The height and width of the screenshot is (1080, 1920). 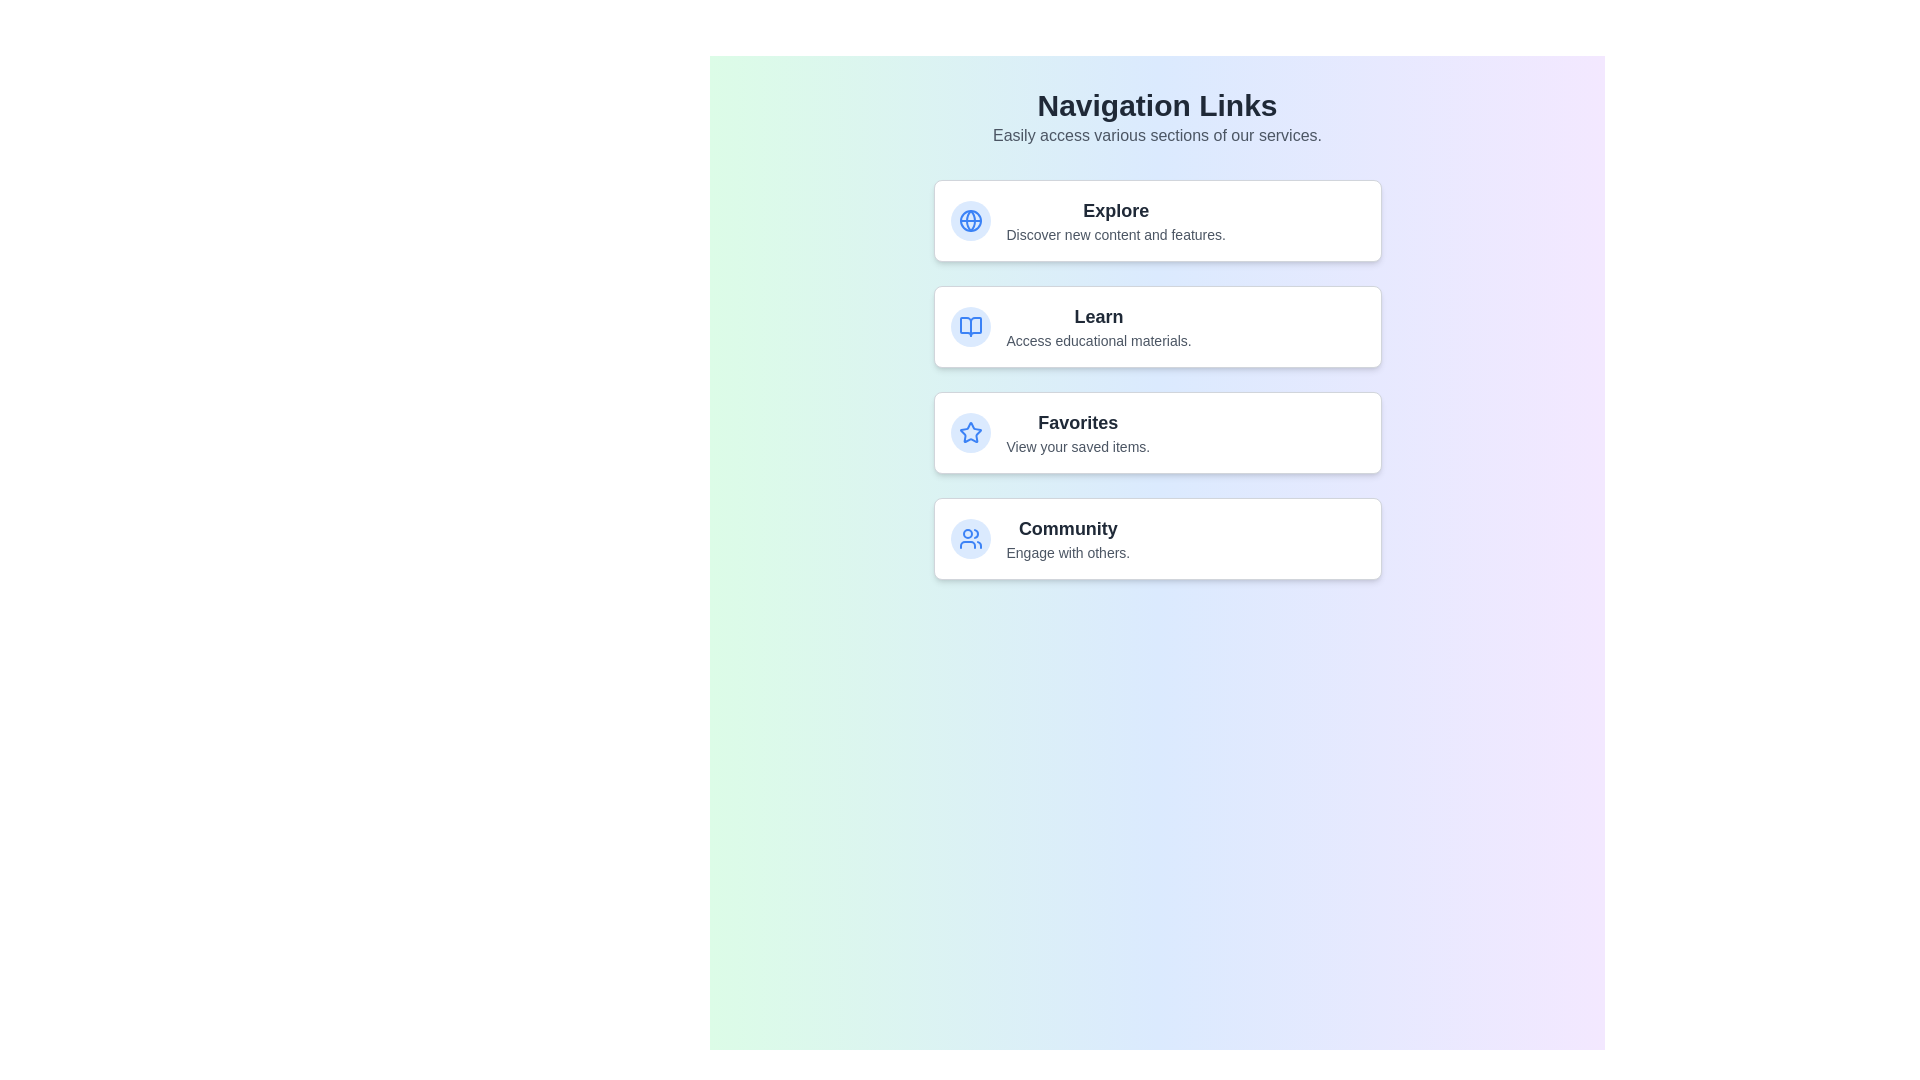 What do you see at coordinates (1067, 538) in the screenshot?
I see `the 'Community' text block in the fourth card of the vertical navigation list` at bounding box center [1067, 538].